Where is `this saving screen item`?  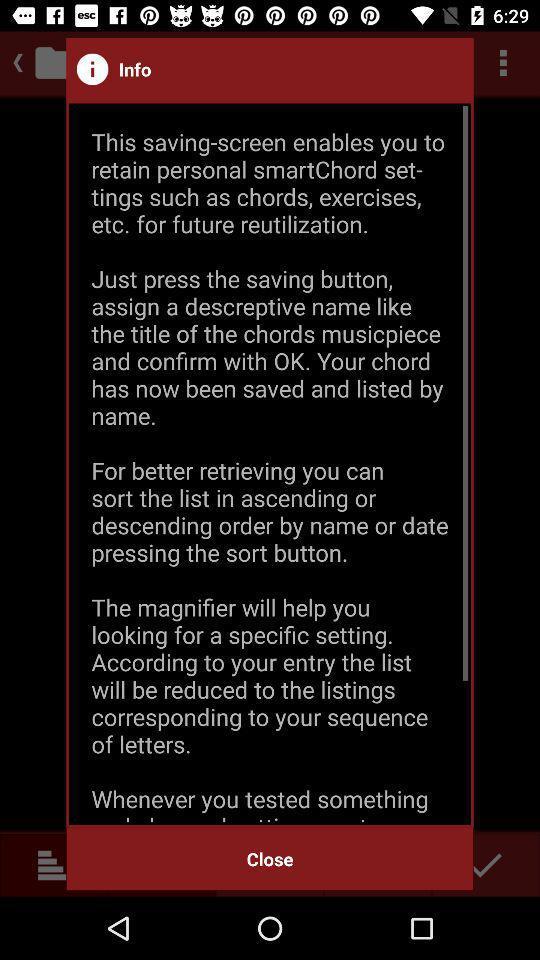 this saving screen item is located at coordinates (270, 464).